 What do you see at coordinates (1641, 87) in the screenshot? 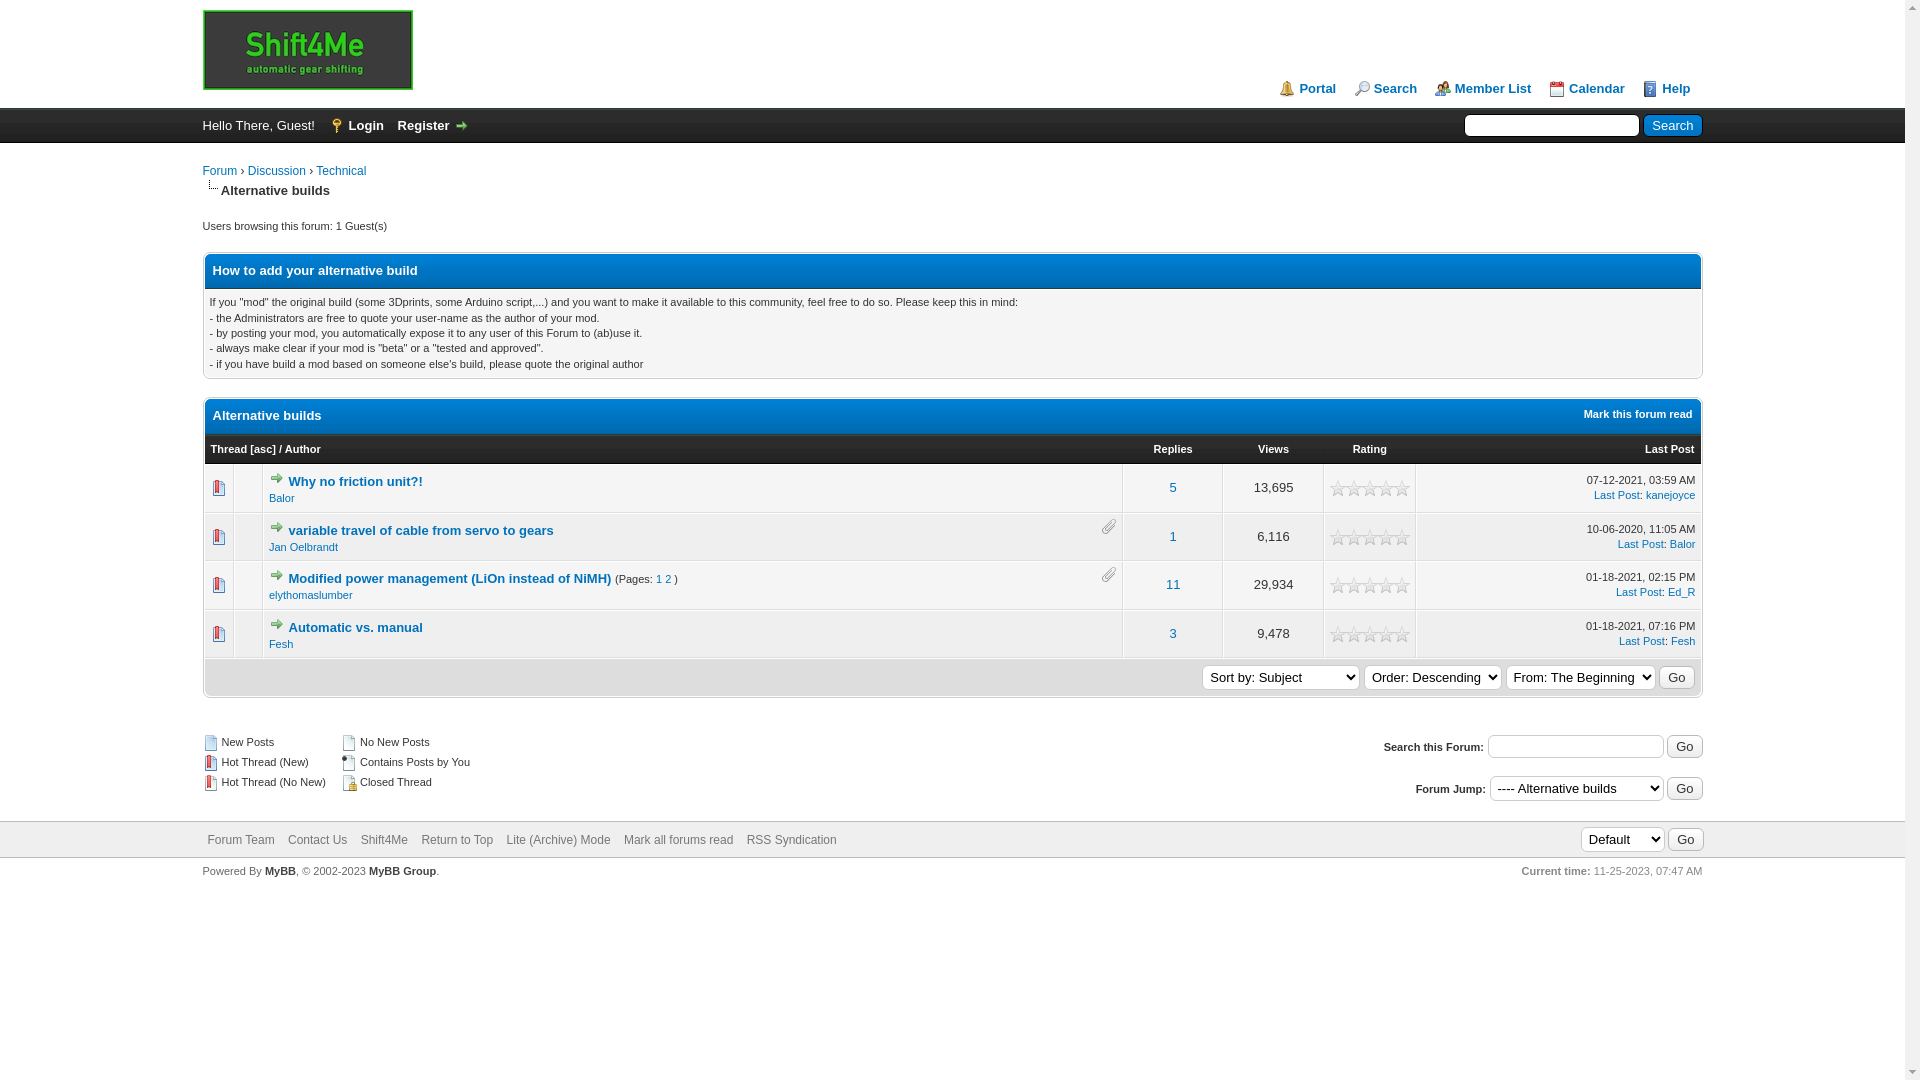
I see `'Help'` at bounding box center [1641, 87].